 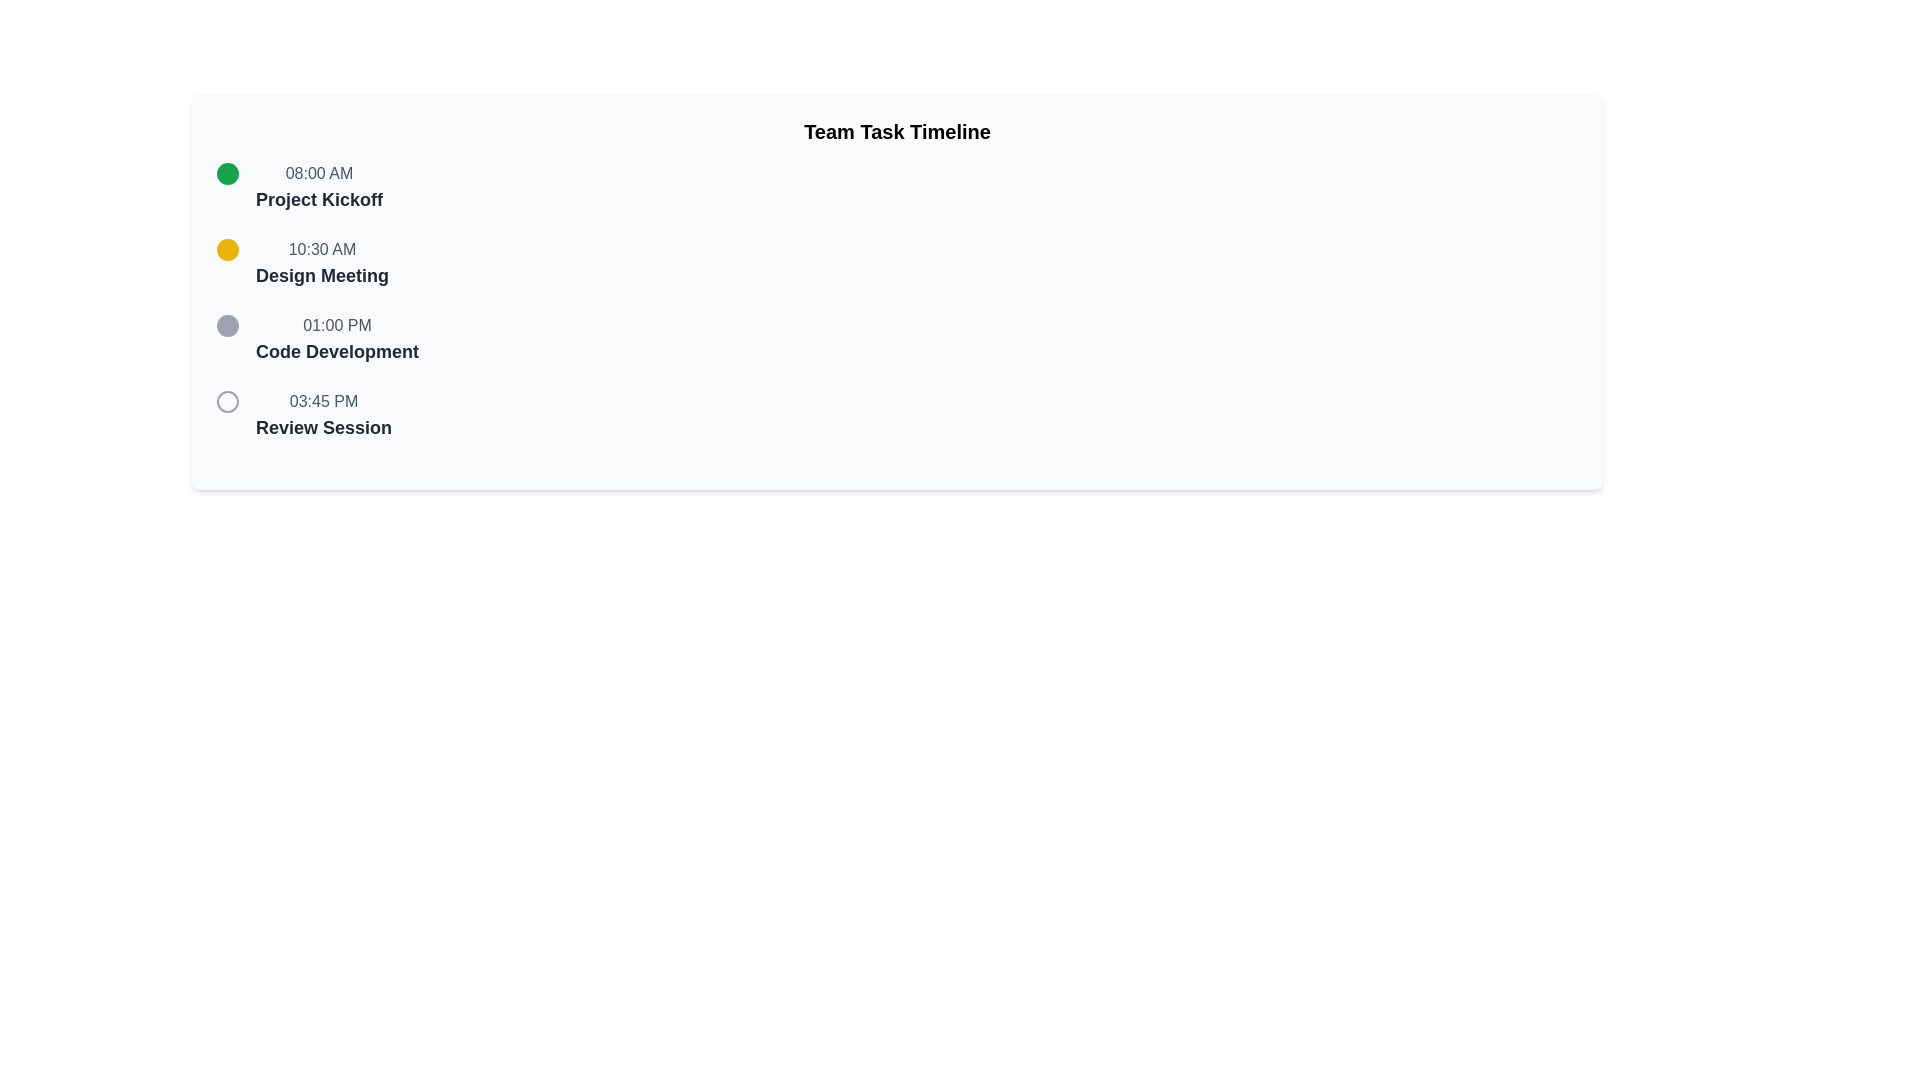 What do you see at coordinates (227, 401) in the screenshot?
I see `the Indicator Icon located at the leftmost side of the event entry labeled '03:45 PM Review Session', which is the fourth item in a vertical series of similar icons` at bounding box center [227, 401].